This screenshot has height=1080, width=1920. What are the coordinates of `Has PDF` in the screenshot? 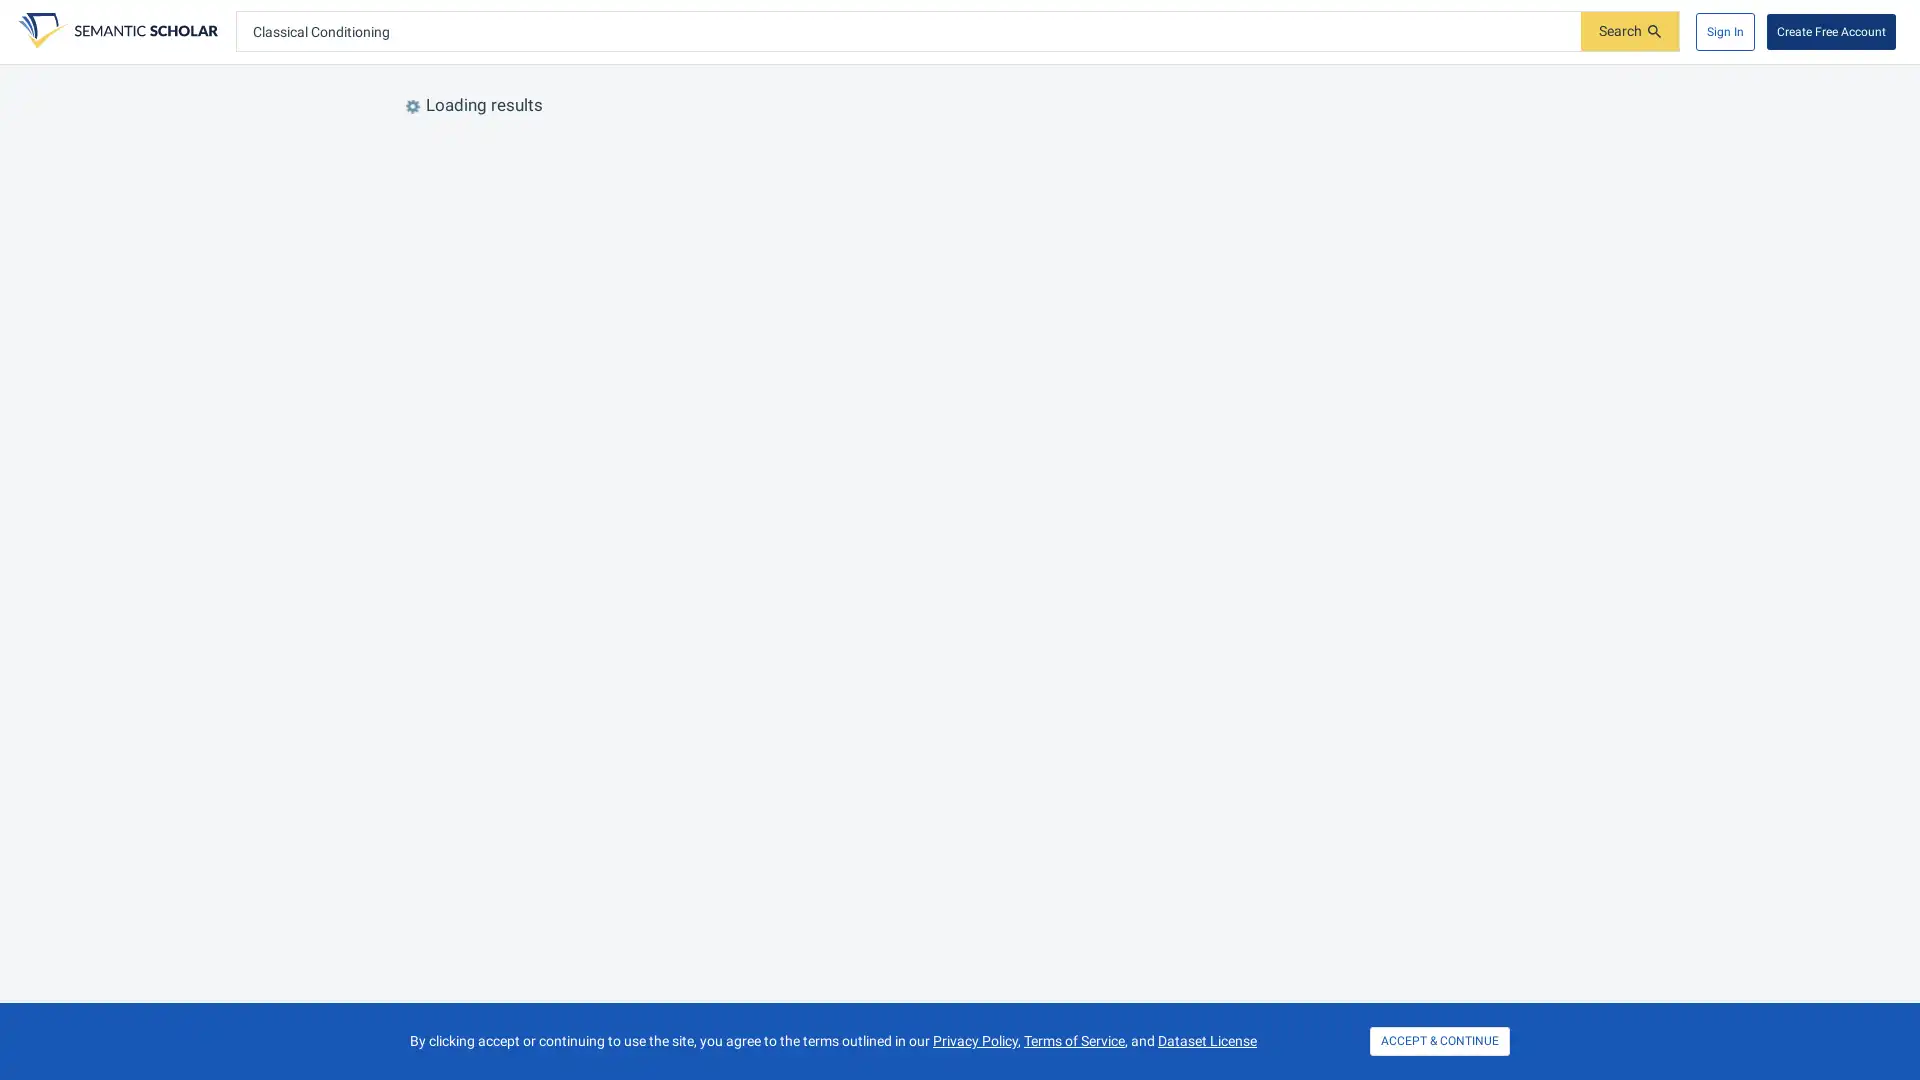 It's located at (694, 157).